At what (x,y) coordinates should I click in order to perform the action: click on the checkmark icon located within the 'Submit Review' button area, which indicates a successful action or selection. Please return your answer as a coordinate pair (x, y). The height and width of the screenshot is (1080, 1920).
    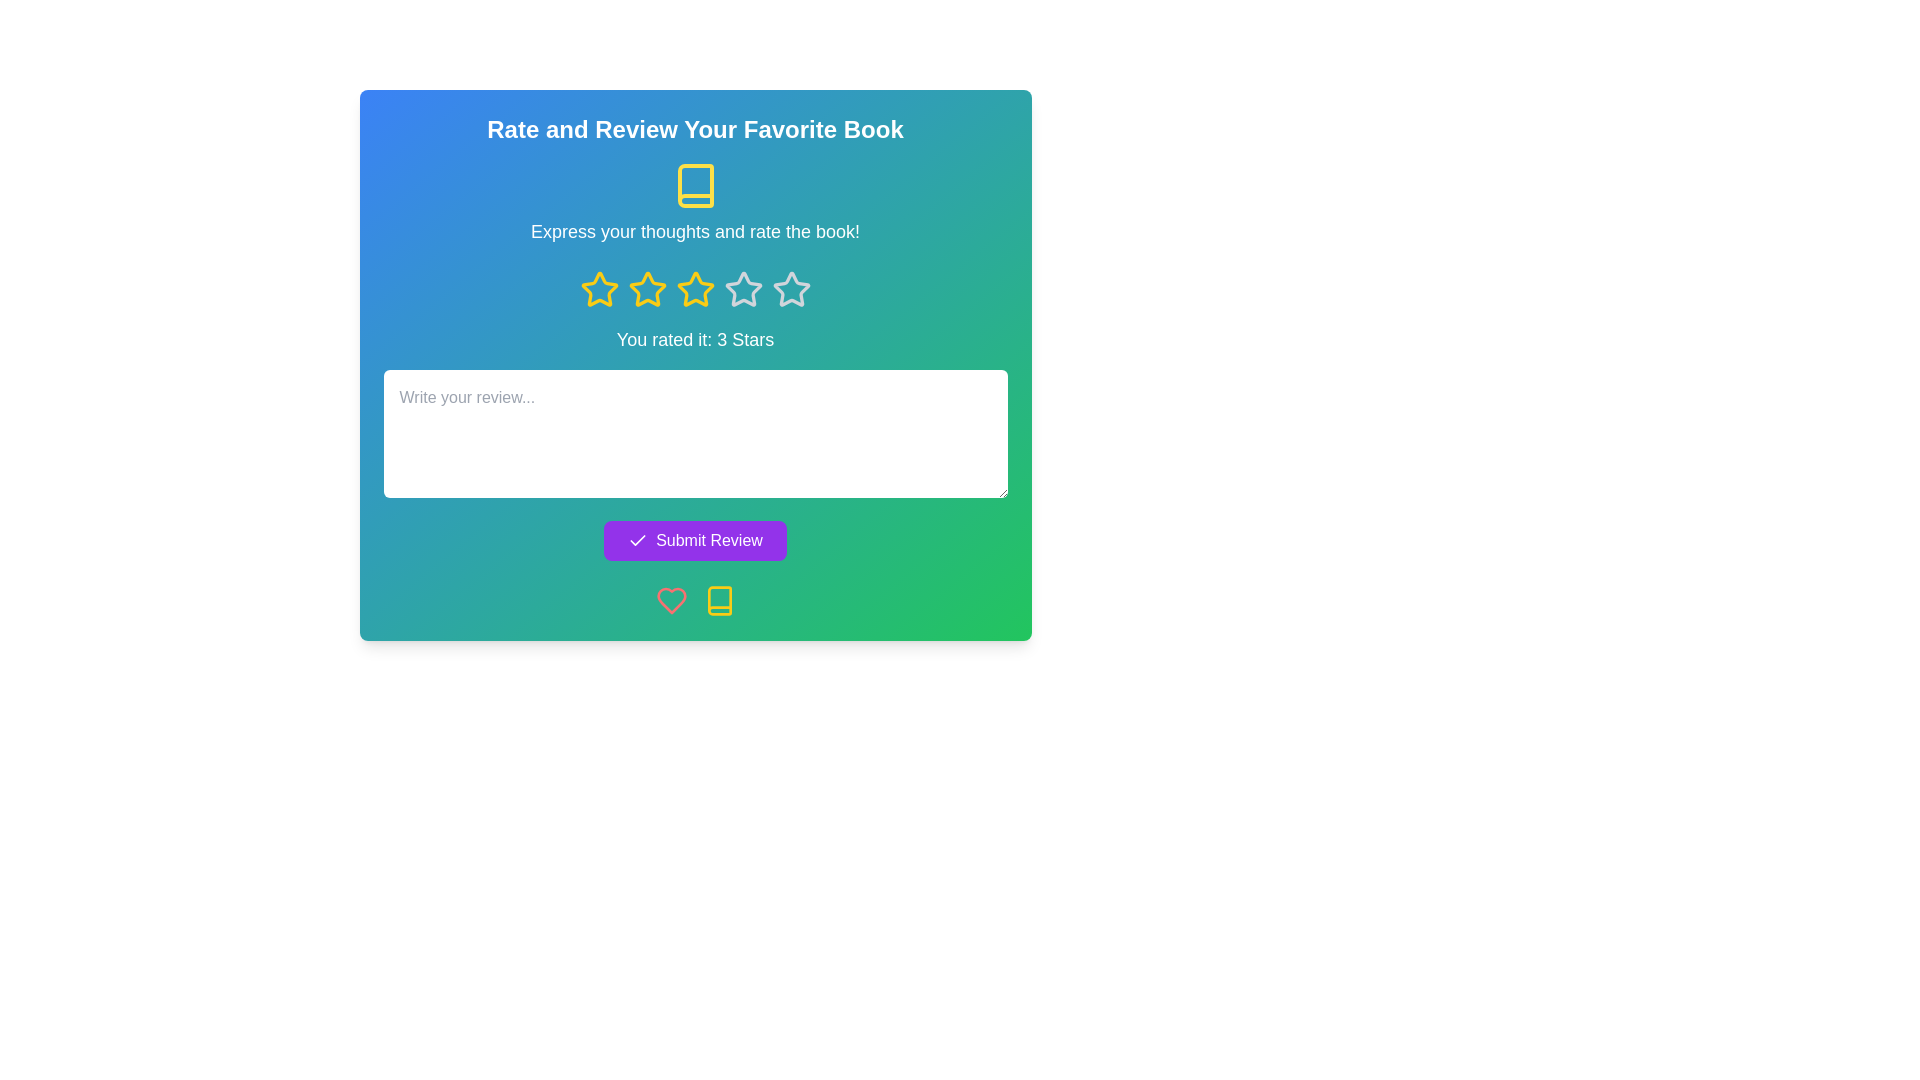
    Looking at the image, I should click on (637, 540).